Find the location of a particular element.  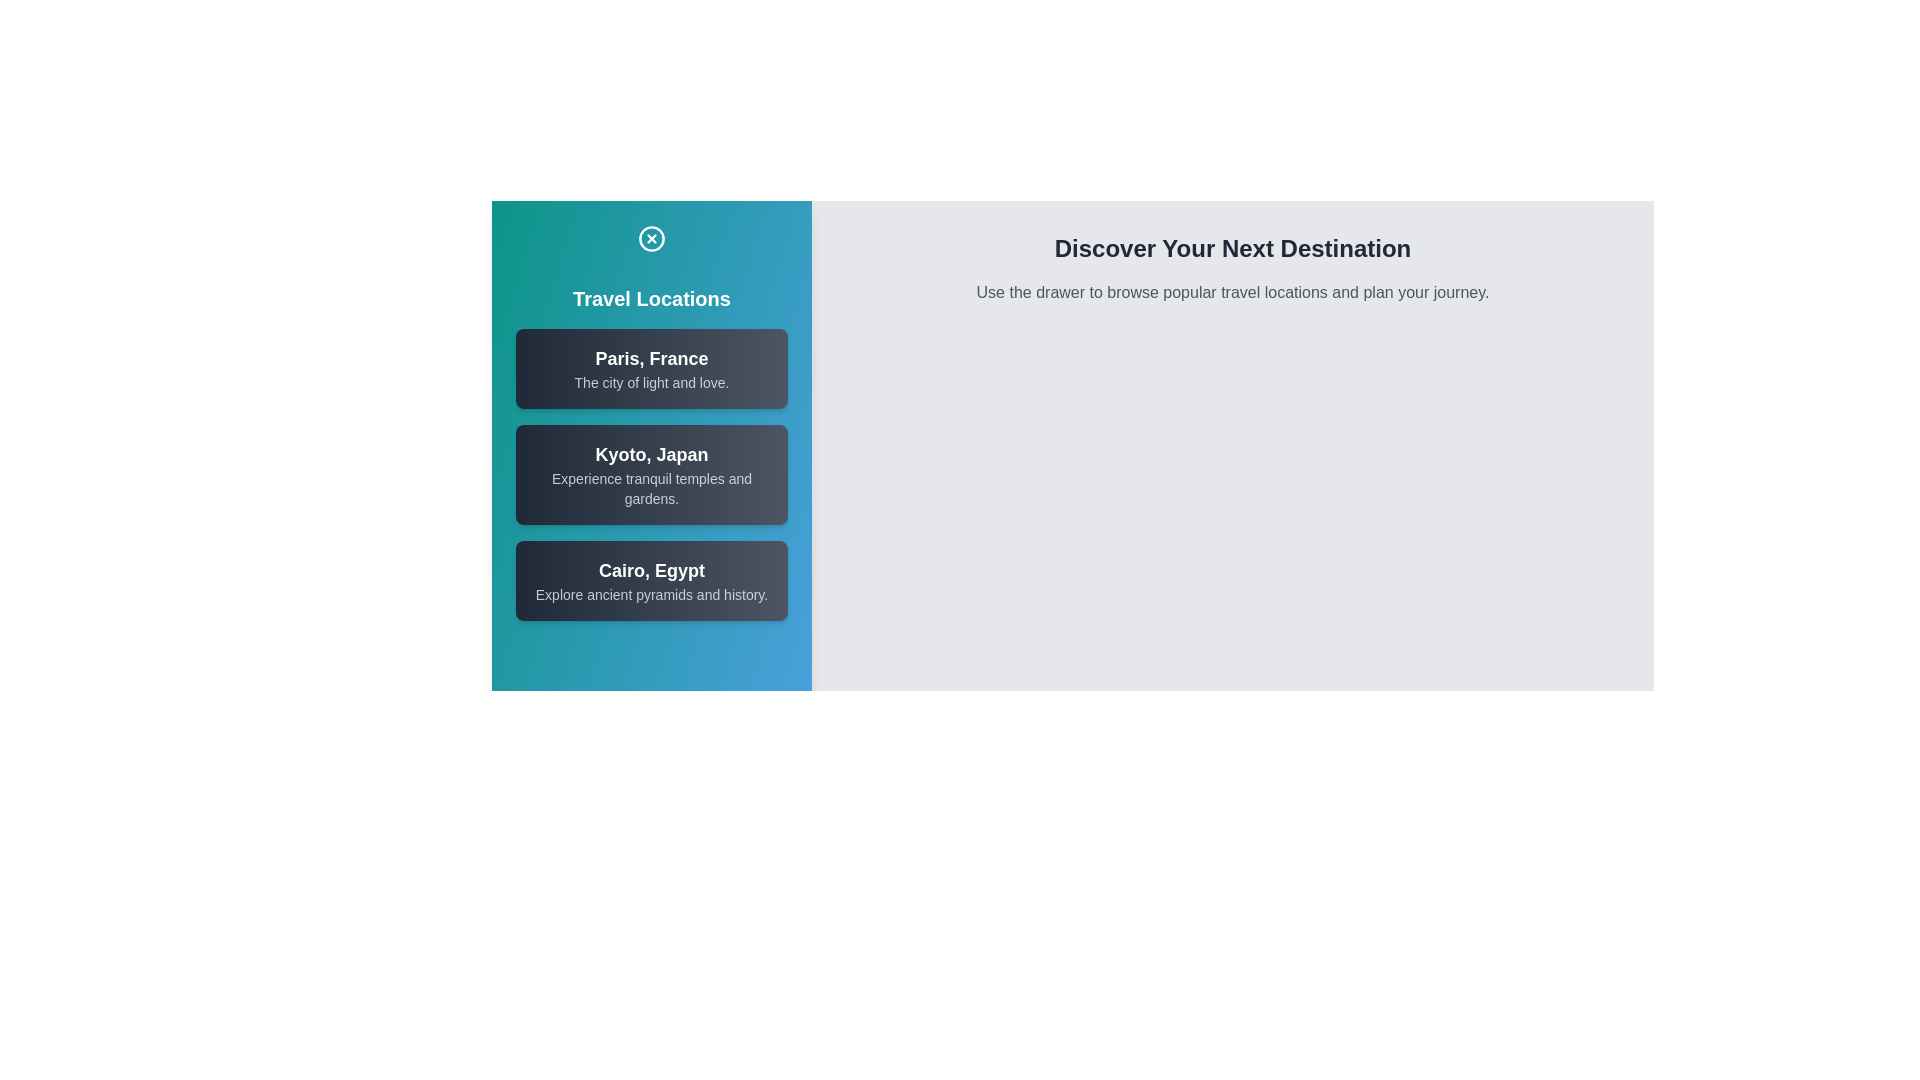

the location item corresponding to Kyoto, Japan is located at coordinates (652, 474).